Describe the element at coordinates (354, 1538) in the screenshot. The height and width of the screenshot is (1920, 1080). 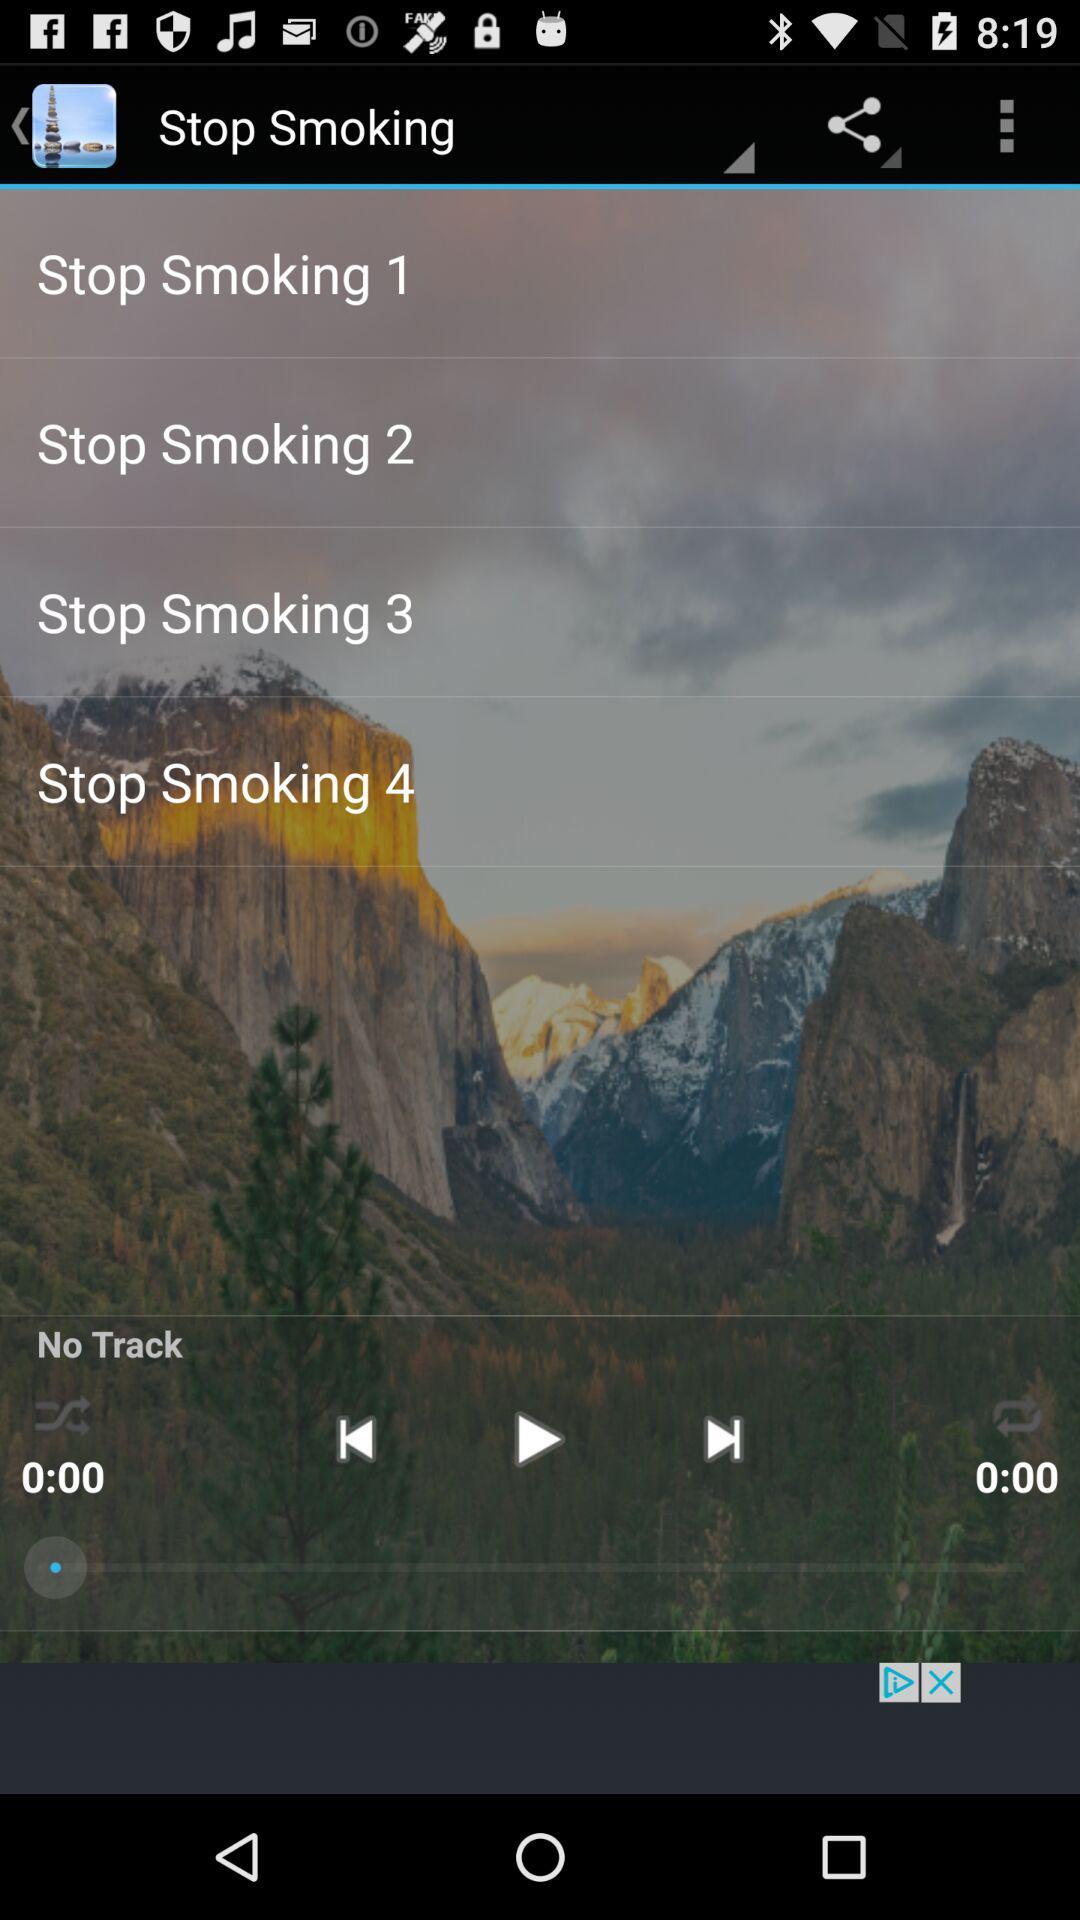
I see `the skip_previous icon` at that location.